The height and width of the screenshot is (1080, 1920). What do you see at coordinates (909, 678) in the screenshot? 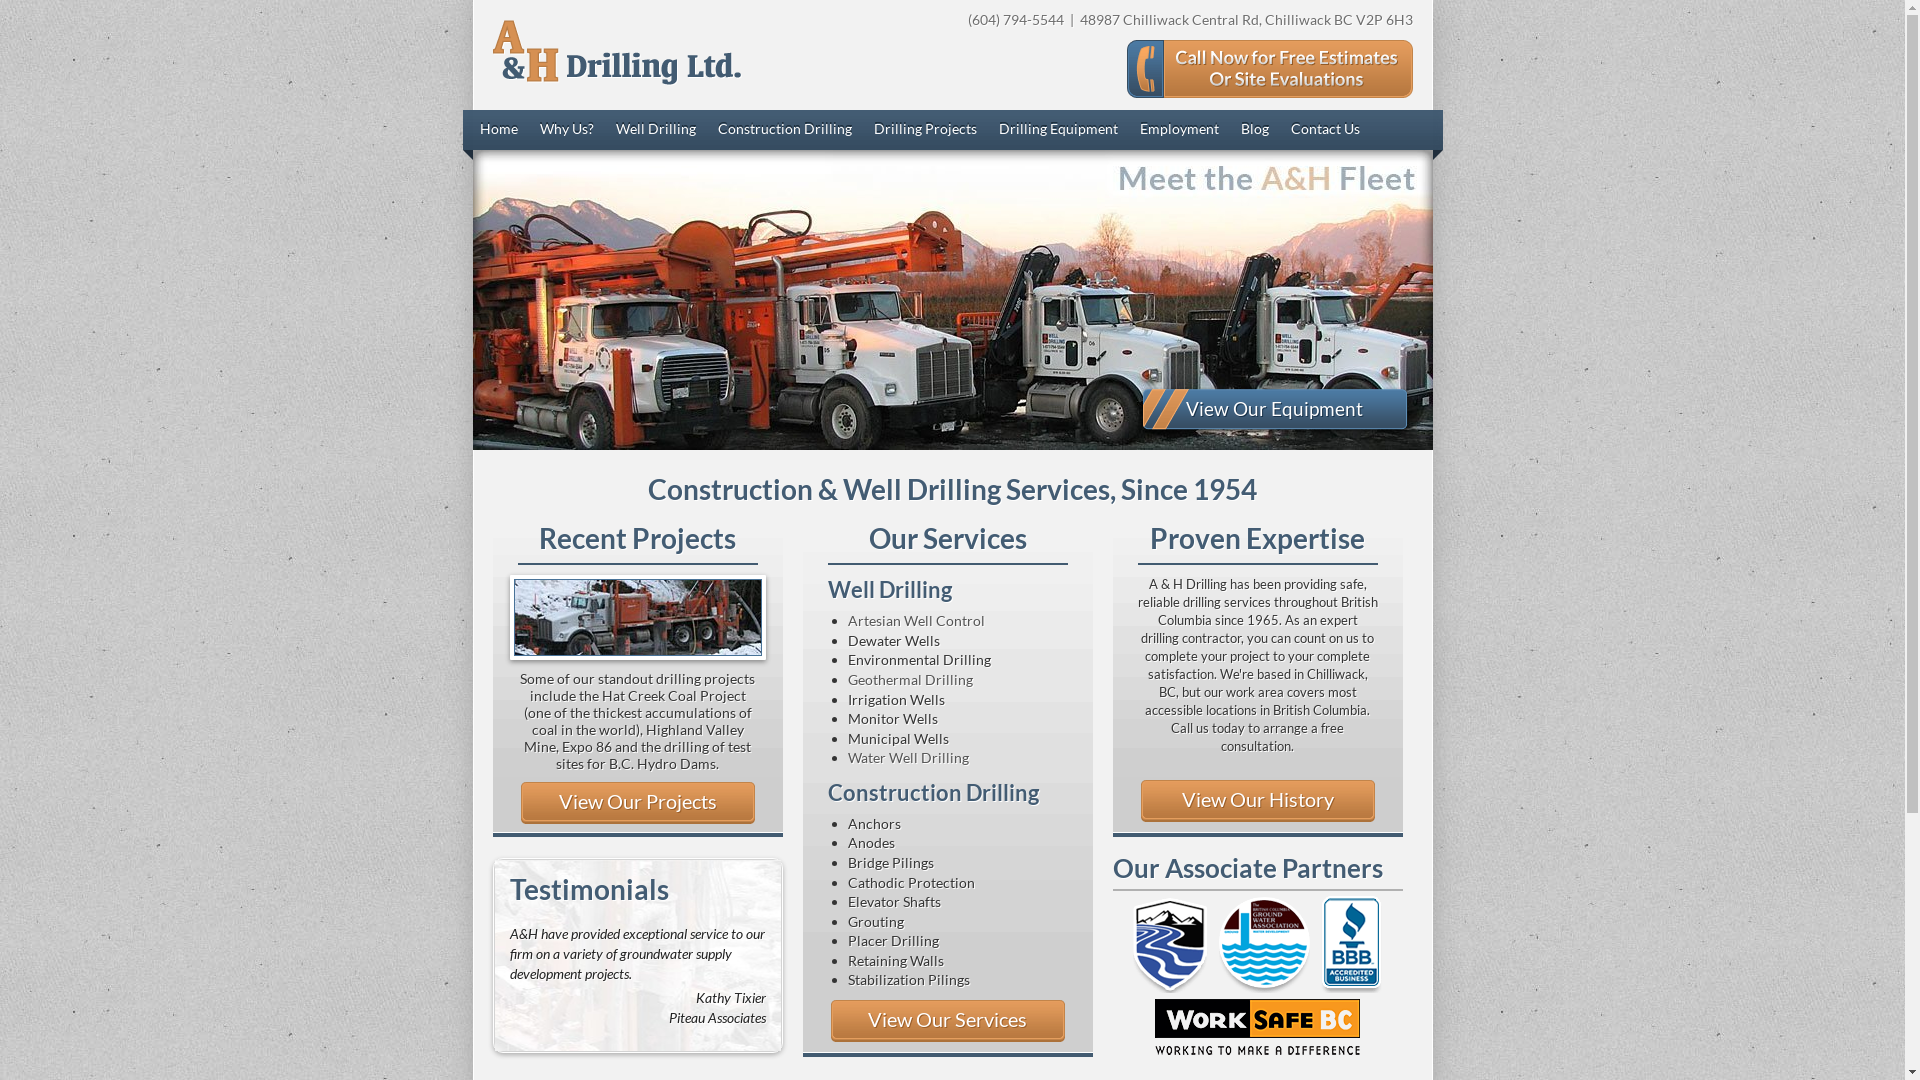
I see `'Geothermal Drilling'` at bounding box center [909, 678].